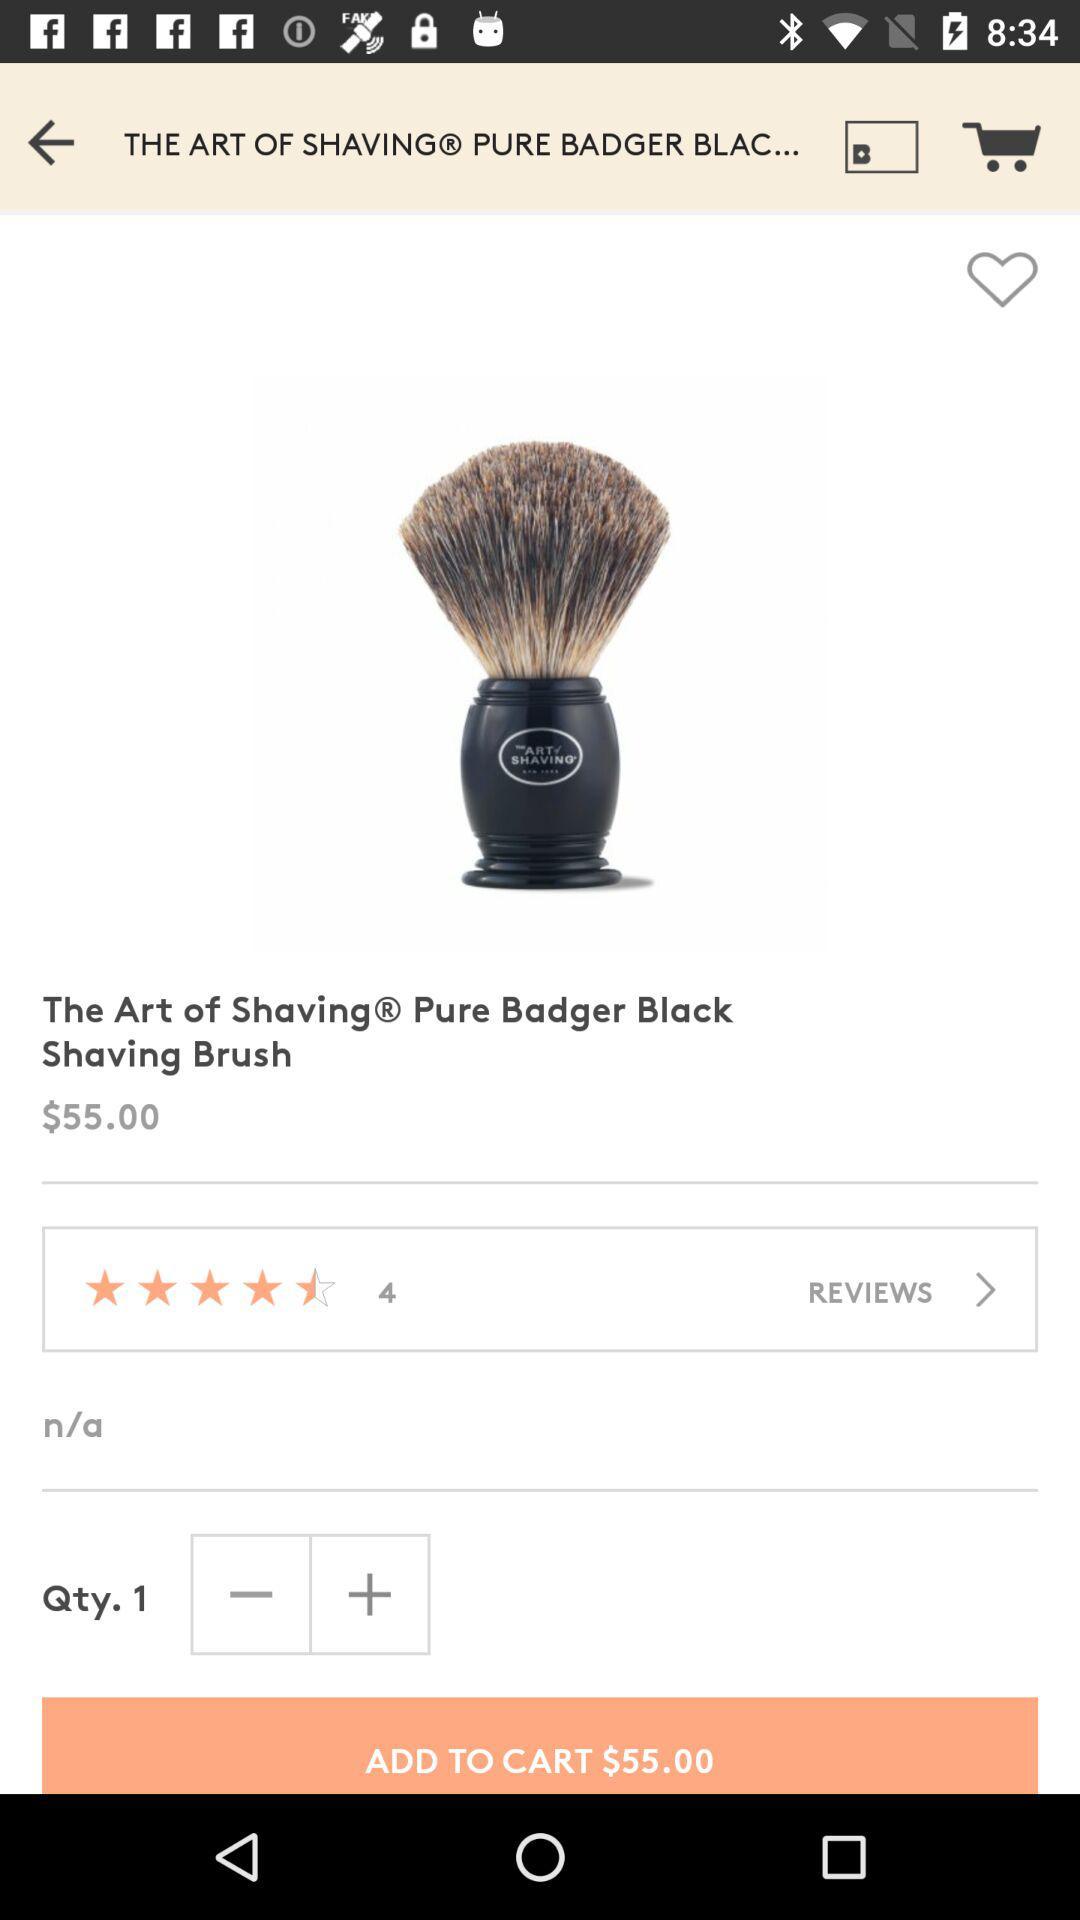 The image size is (1080, 1920). I want to click on cart, so click(1014, 135).